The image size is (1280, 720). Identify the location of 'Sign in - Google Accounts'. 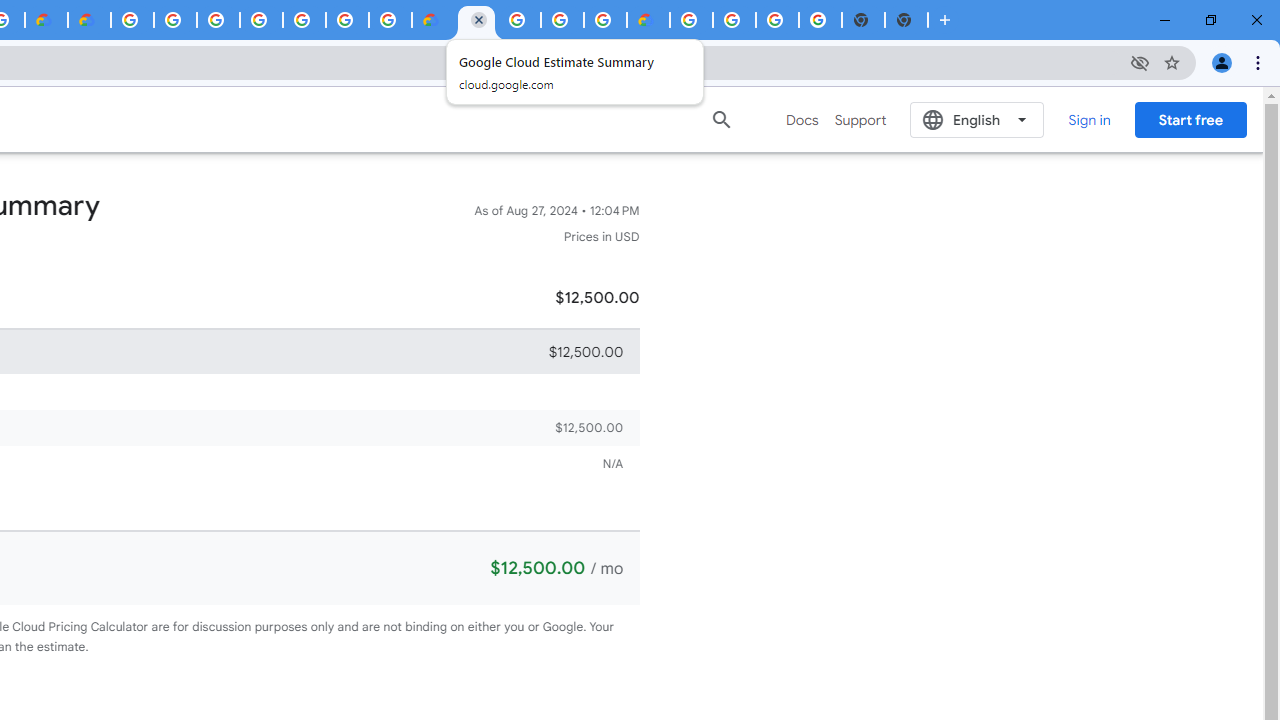
(218, 20).